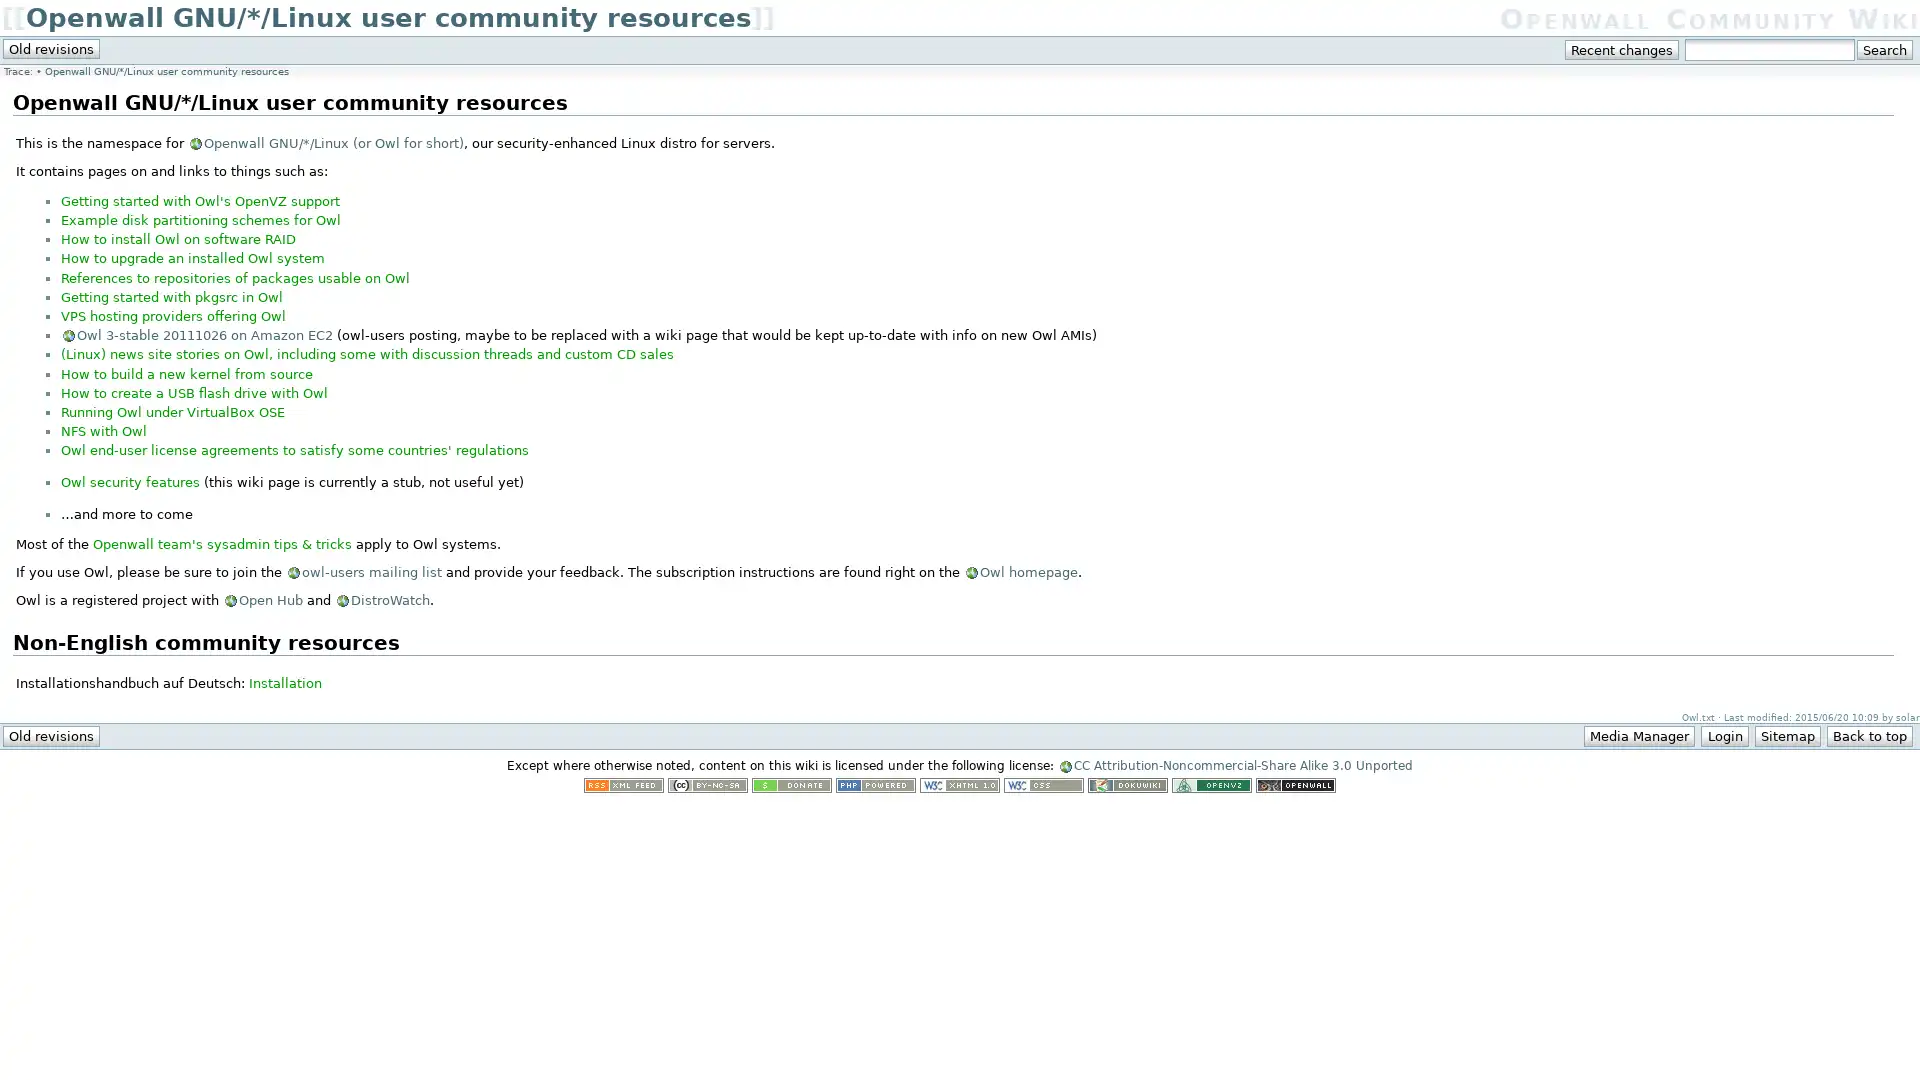 This screenshot has width=1920, height=1080. What do you see at coordinates (51, 736) in the screenshot?
I see `Old revisions` at bounding box center [51, 736].